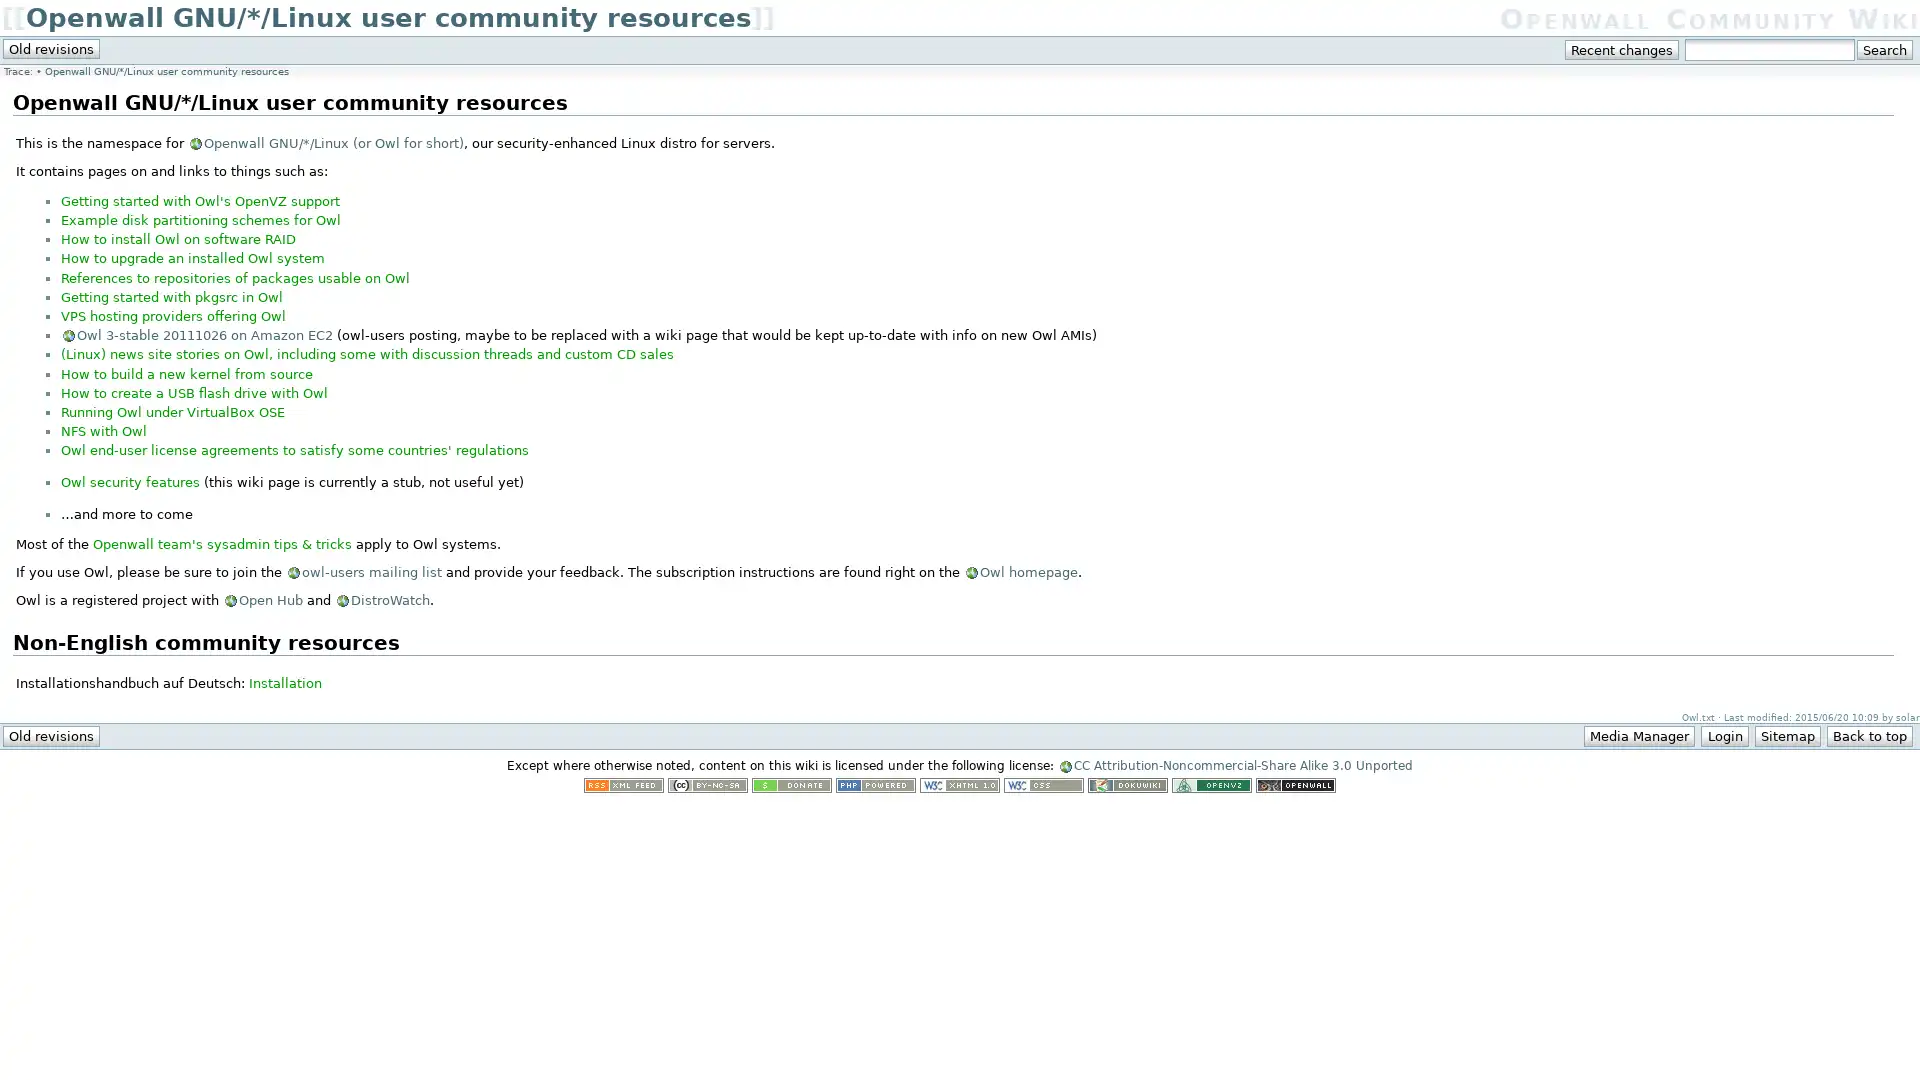 This screenshot has width=1920, height=1080. What do you see at coordinates (51, 736) in the screenshot?
I see `Old revisions` at bounding box center [51, 736].